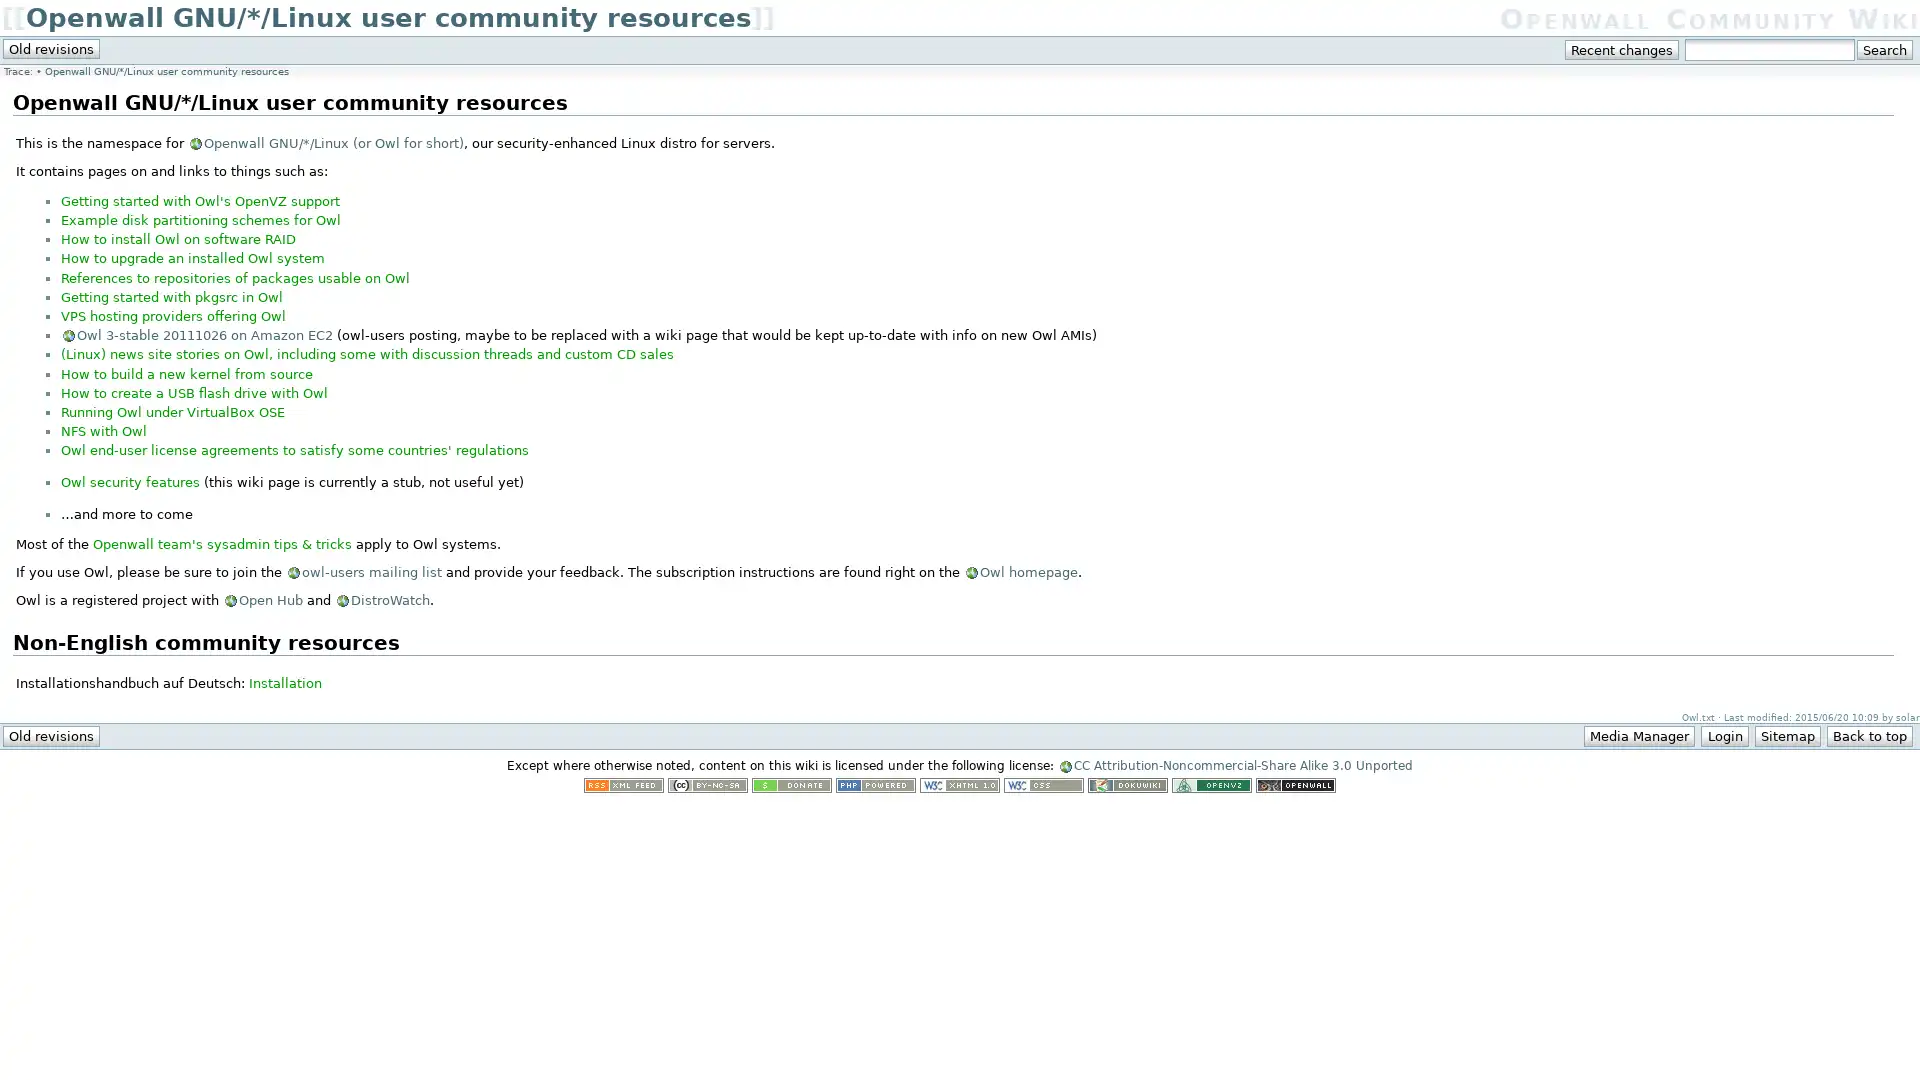 This screenshot has width=1920, height=1080. What do you see at coordinates (51, 736) in the screenshot?
I see `Old revisions` at bounding box center [51, 736].